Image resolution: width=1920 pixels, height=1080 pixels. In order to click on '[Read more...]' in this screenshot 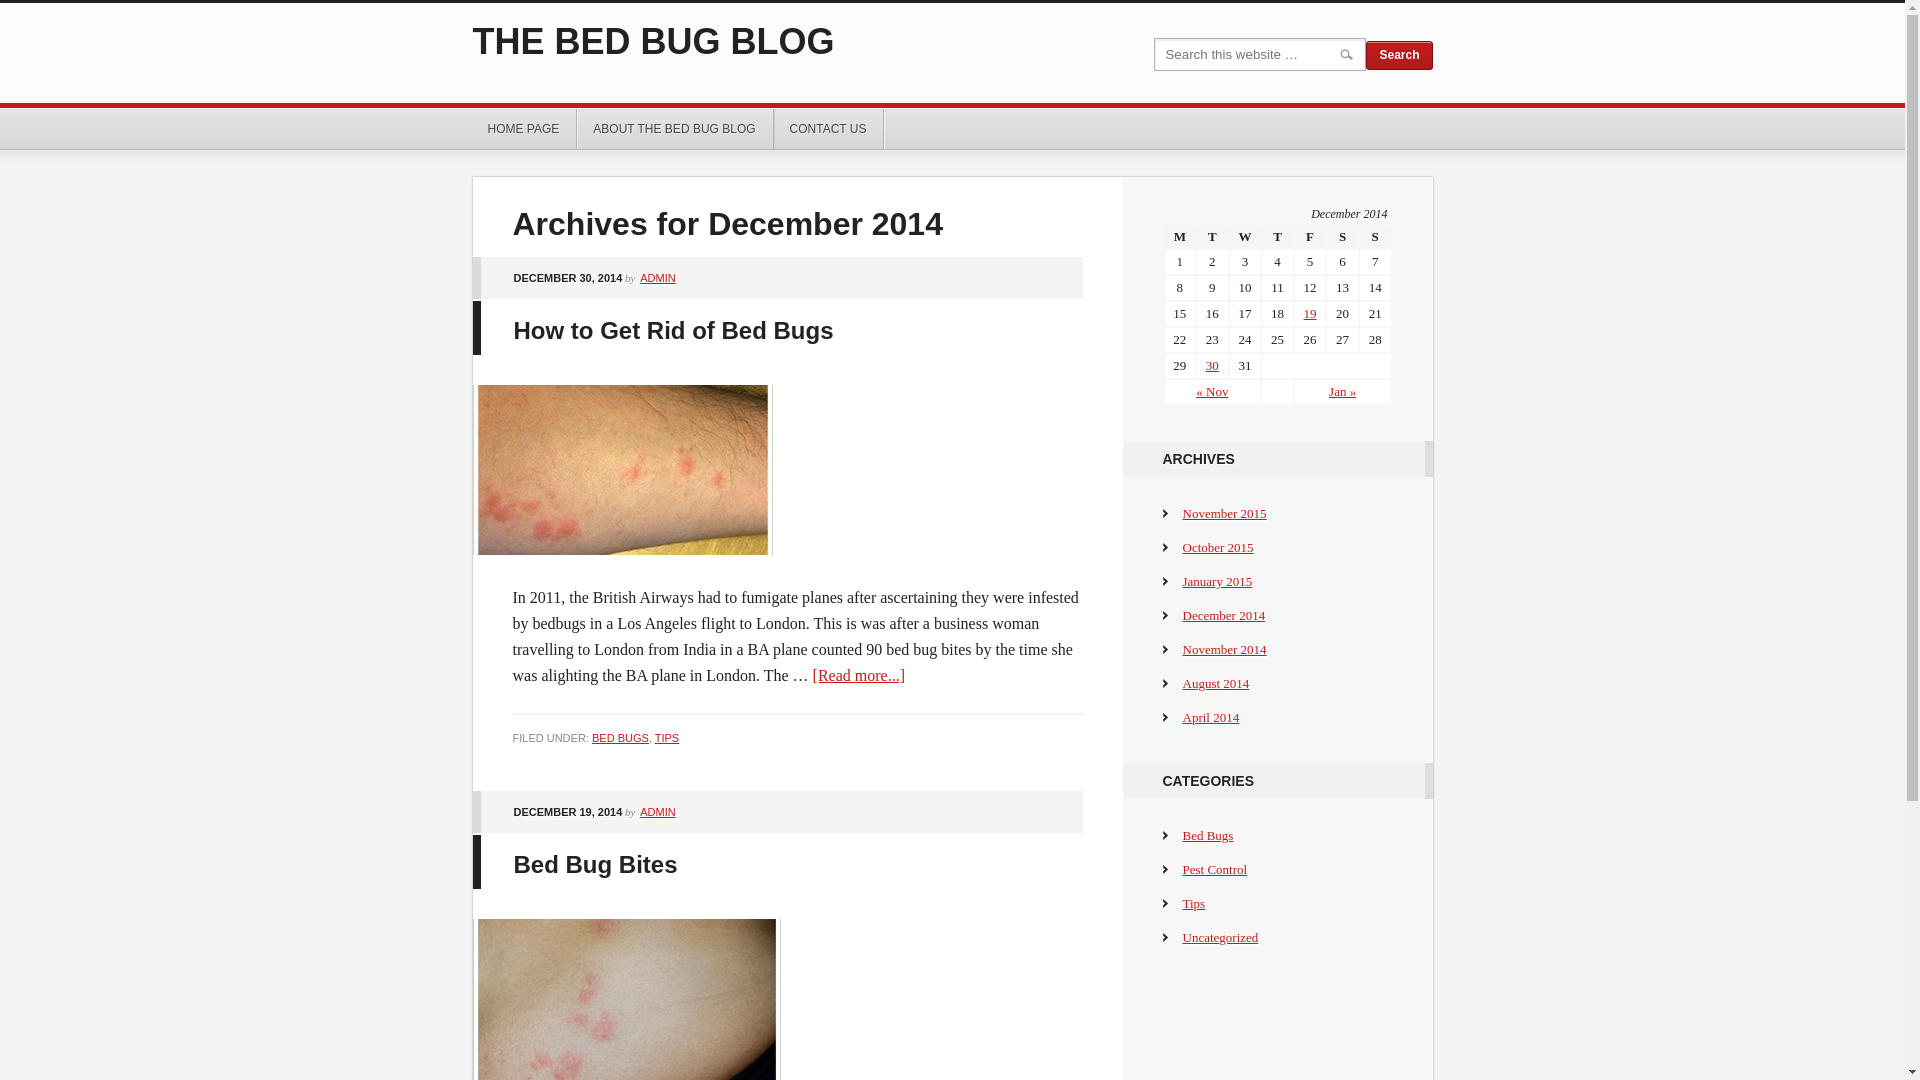, I will do `click(812, 675)`.